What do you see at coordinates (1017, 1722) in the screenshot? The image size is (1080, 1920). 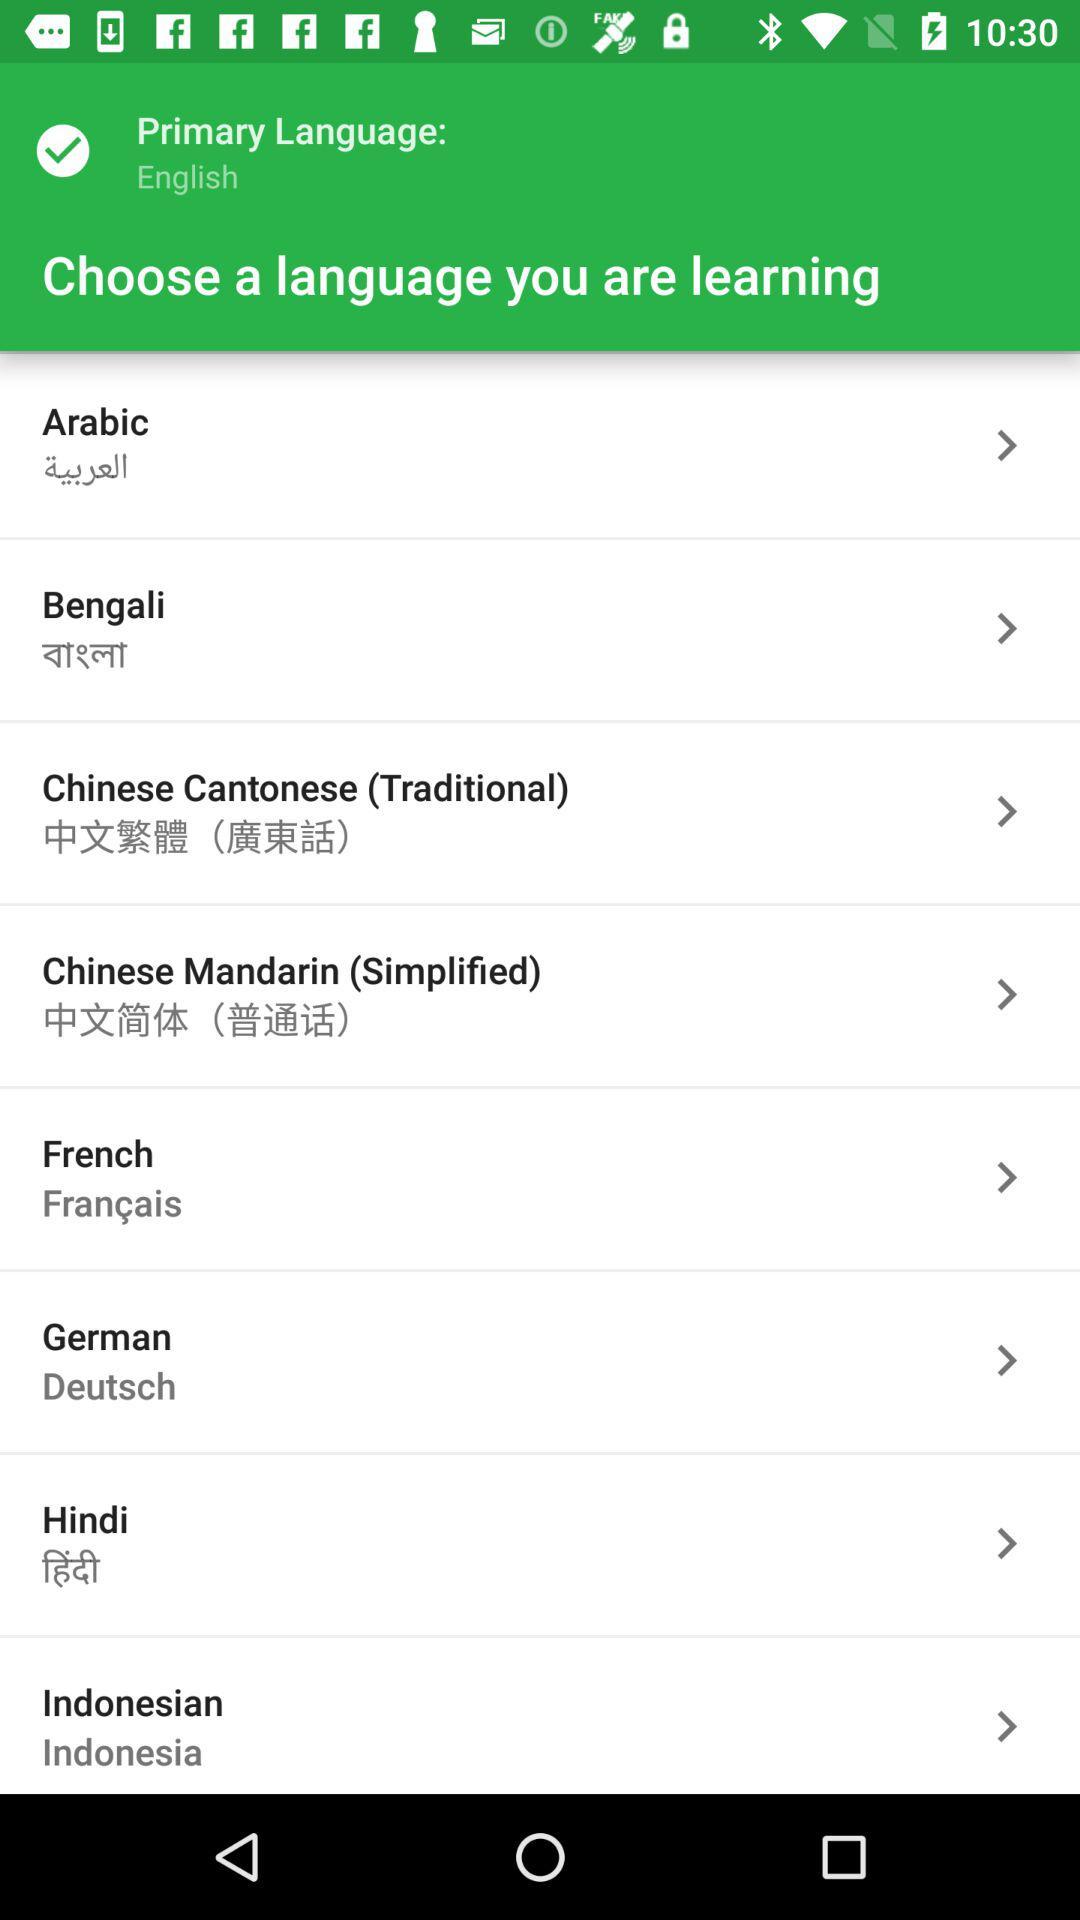 I see `language` at bounding box center [1017, 1722].